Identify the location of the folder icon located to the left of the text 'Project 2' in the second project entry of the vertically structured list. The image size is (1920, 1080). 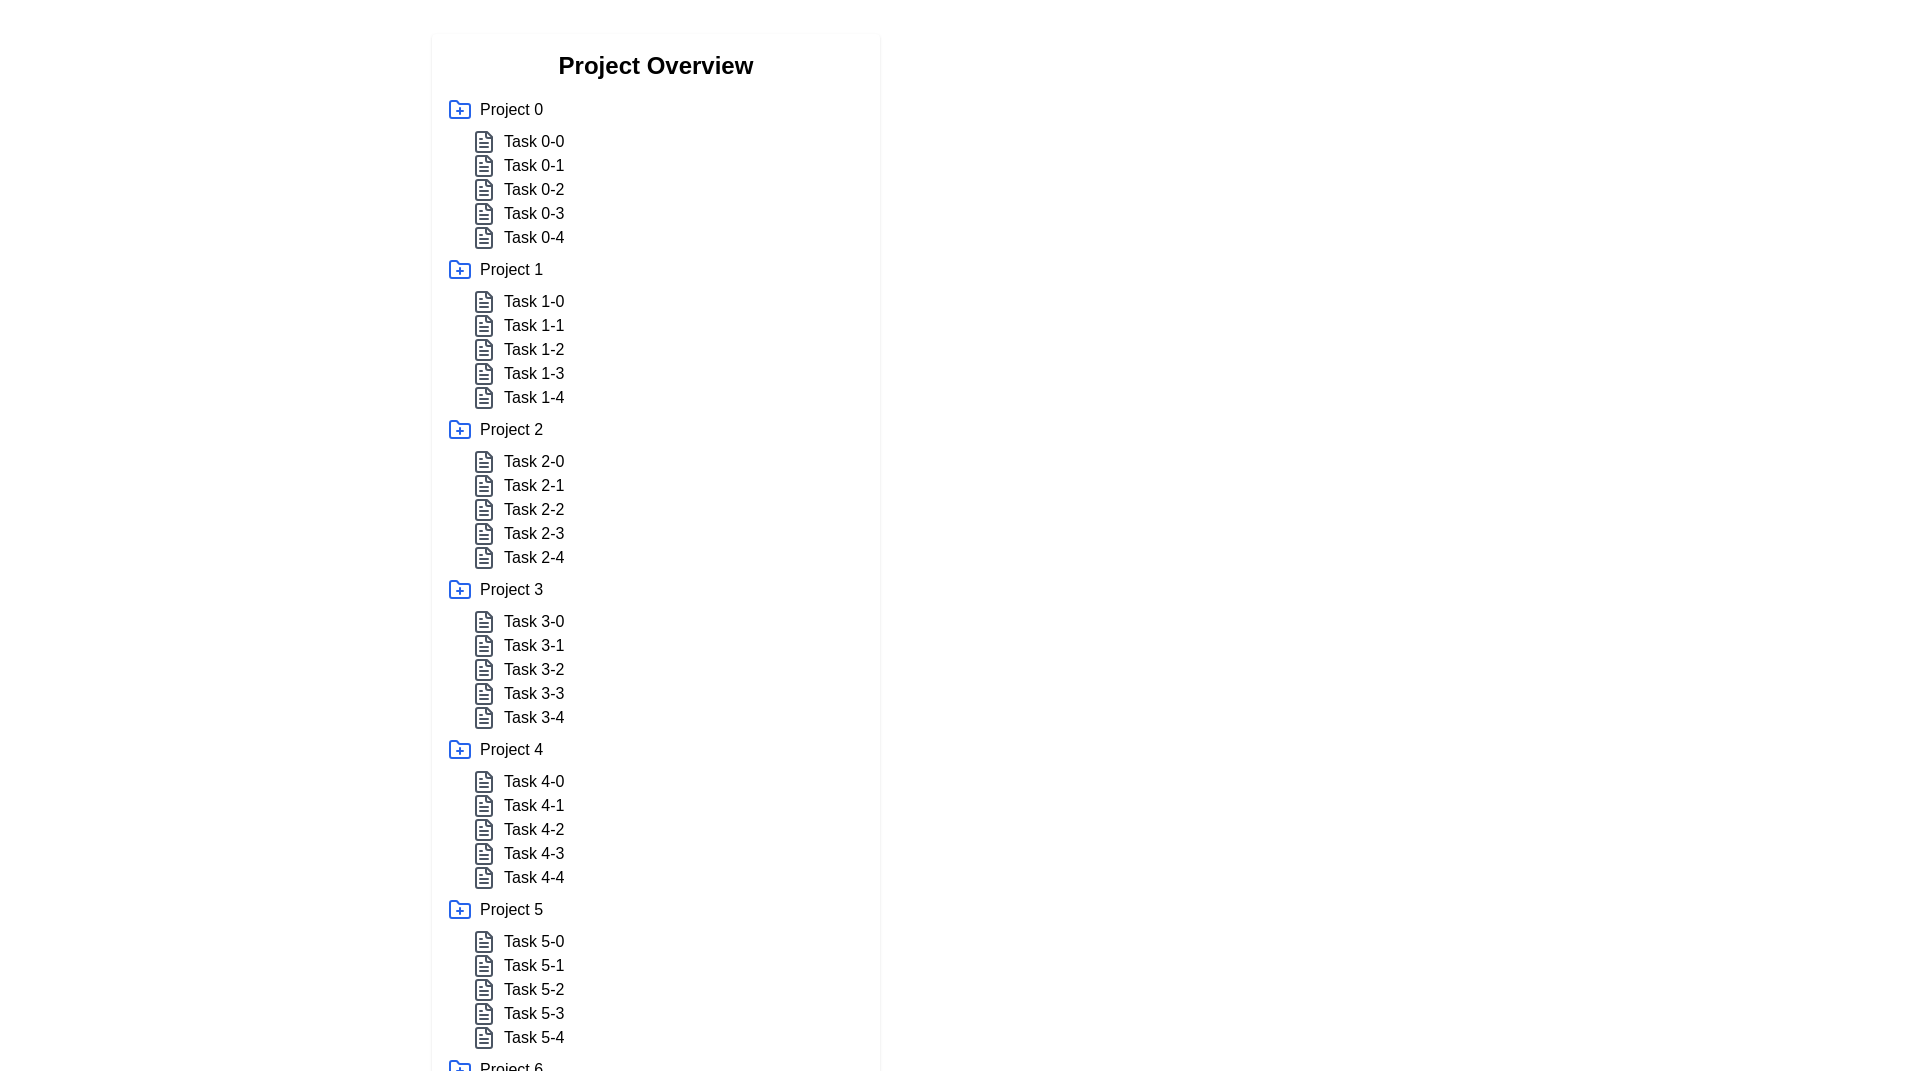
(459, 428).